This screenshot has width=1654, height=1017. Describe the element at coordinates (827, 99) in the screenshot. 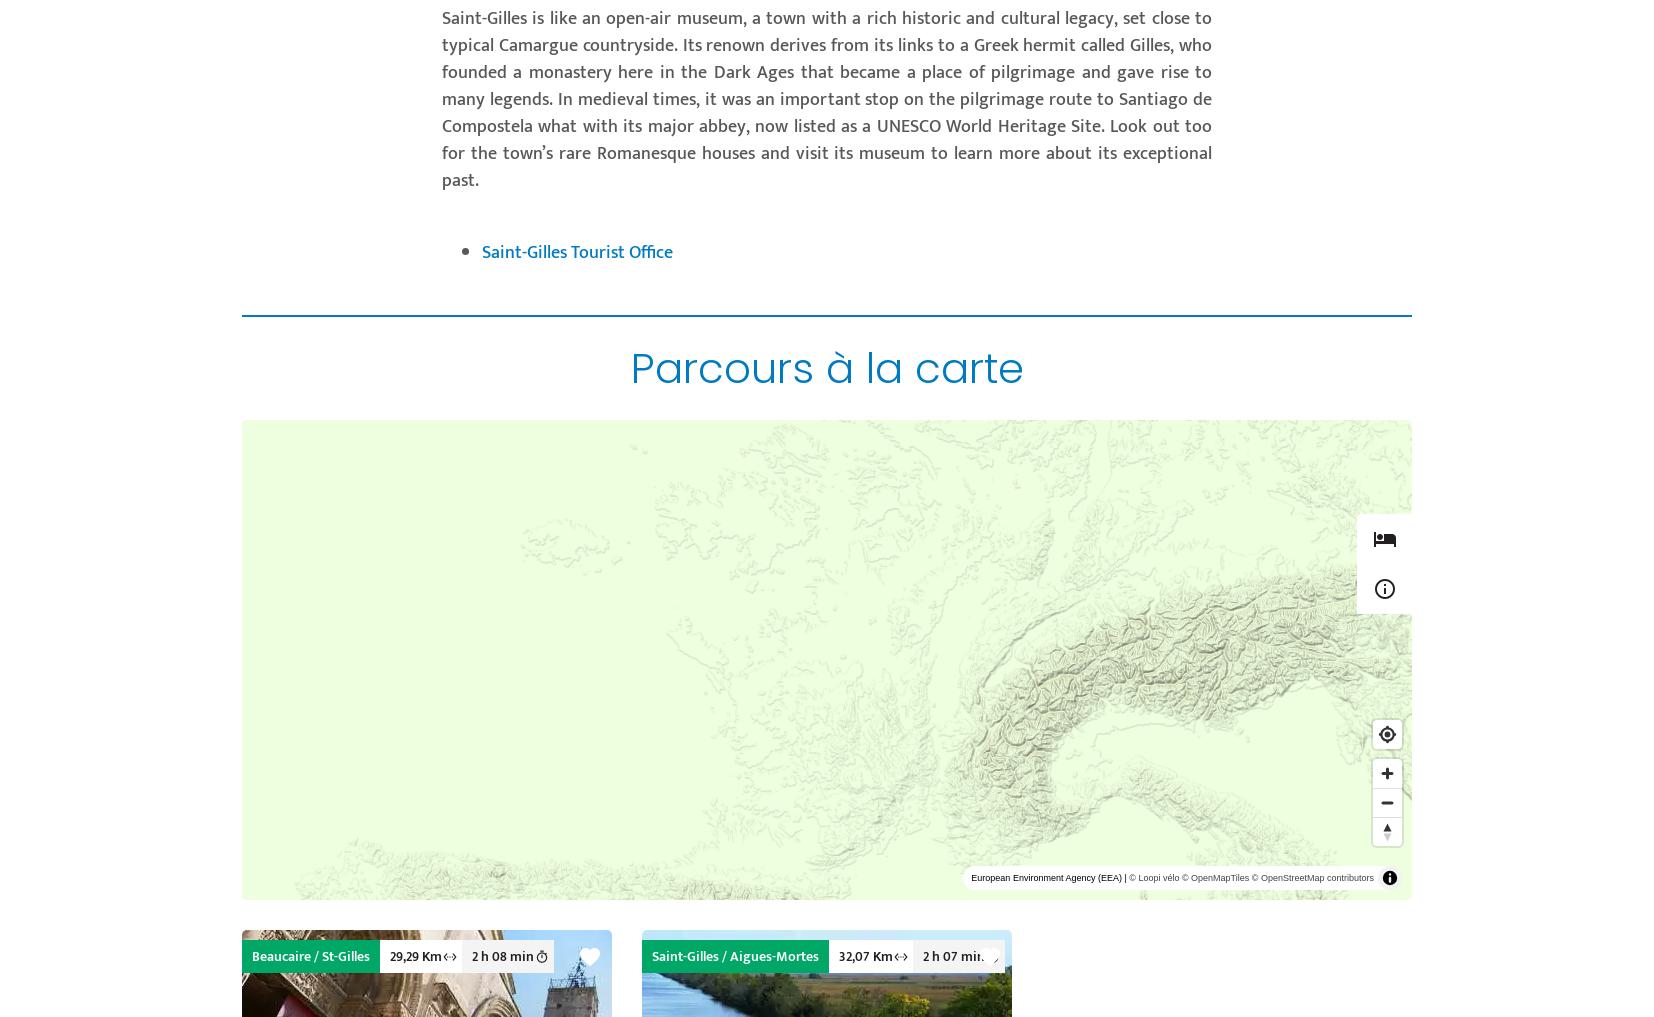

I see `'Saint-Gilles is like an open-air museum, a town with a rich historic and cultural legacy, set close to typical Camargue countryside. Its renown derives from its links to a Greek hermit called Gilles, who founded a monastery here in the Dark Ages that became a place of pilgrimage and gave rise to many legends. In medieval times, it was an important stop on the pilgrimage route to Santiago de Compostela what with its major abbey, now listed as a UNESCO World Heritage Site. Look out too for the town’s rare Romanesque houses and visit its museum to learn more about its exceptional past.'` at that location.